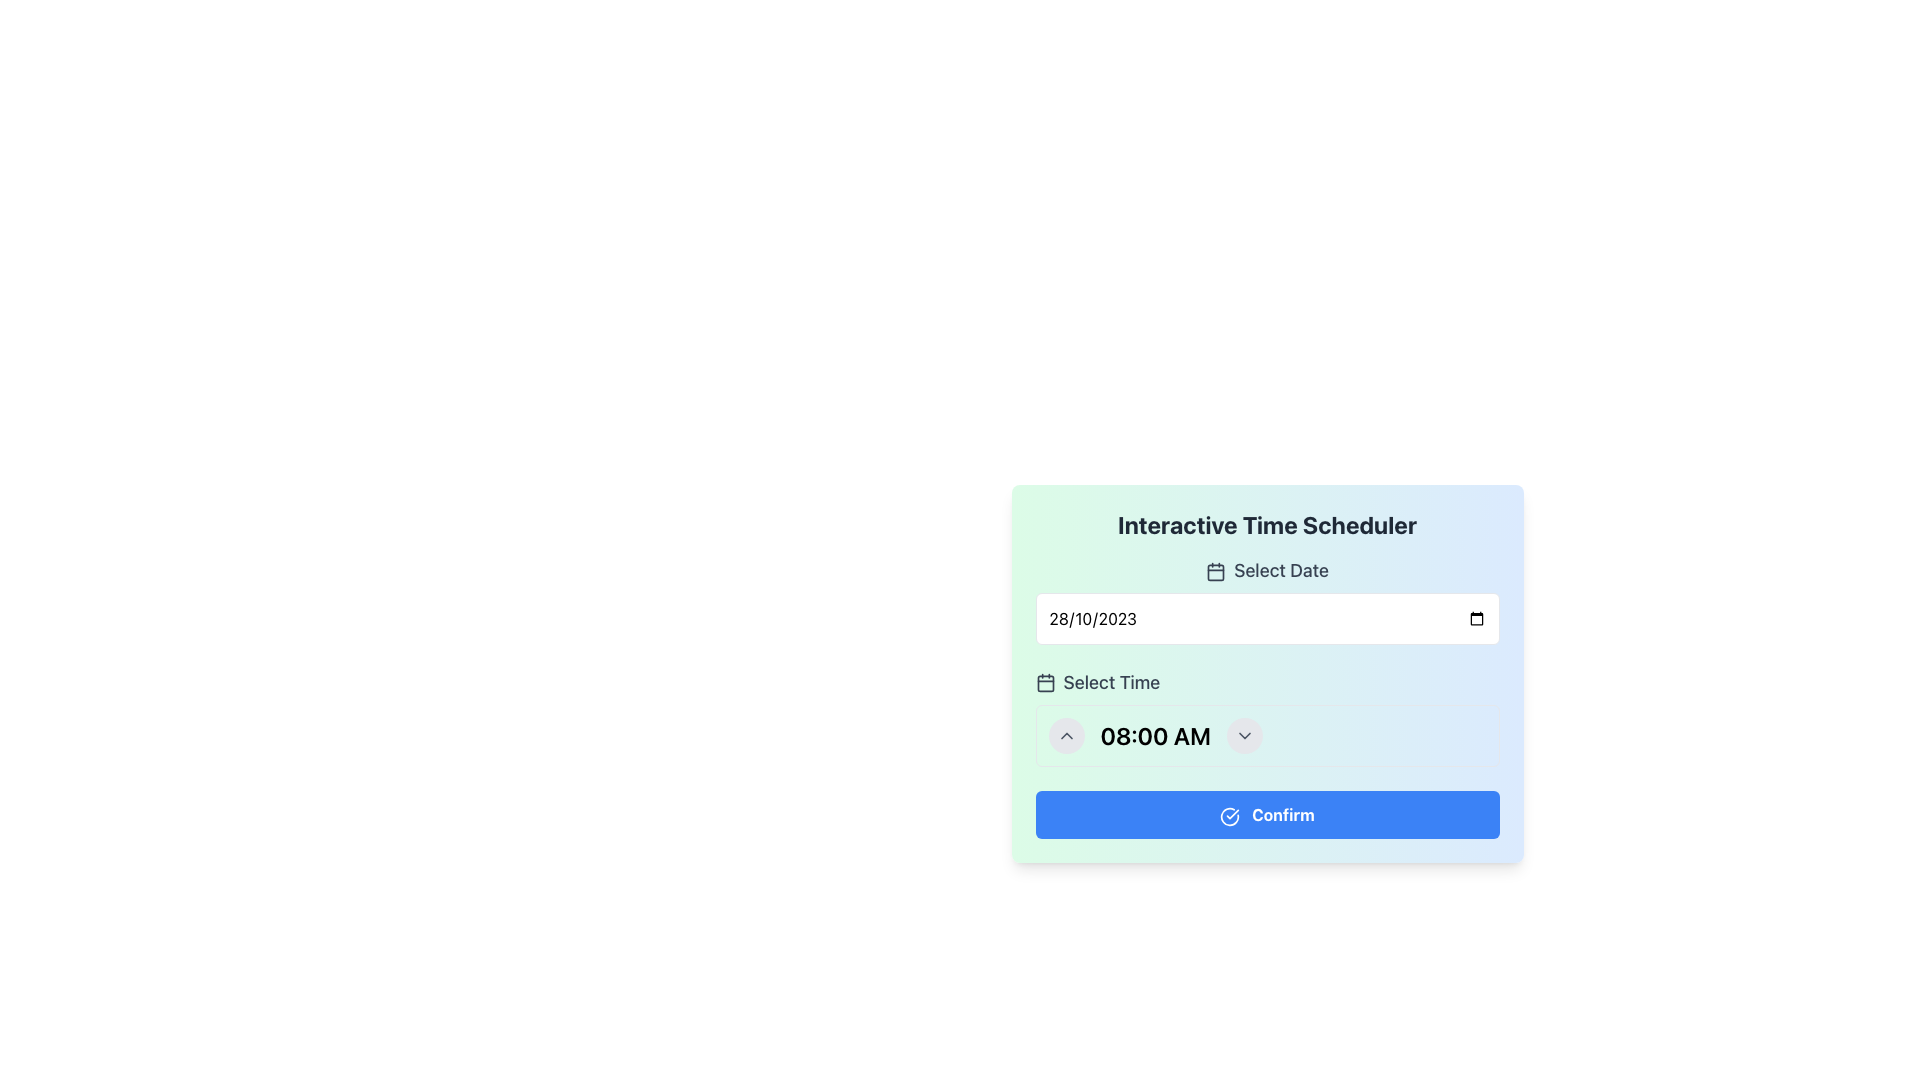 This screenshot has height=1080, width=1920. I want to click on the 'Confirm' button with a blue background and rounded corners located at the bottom of the form to confirm choices or submit the form, so click(1266, 814).